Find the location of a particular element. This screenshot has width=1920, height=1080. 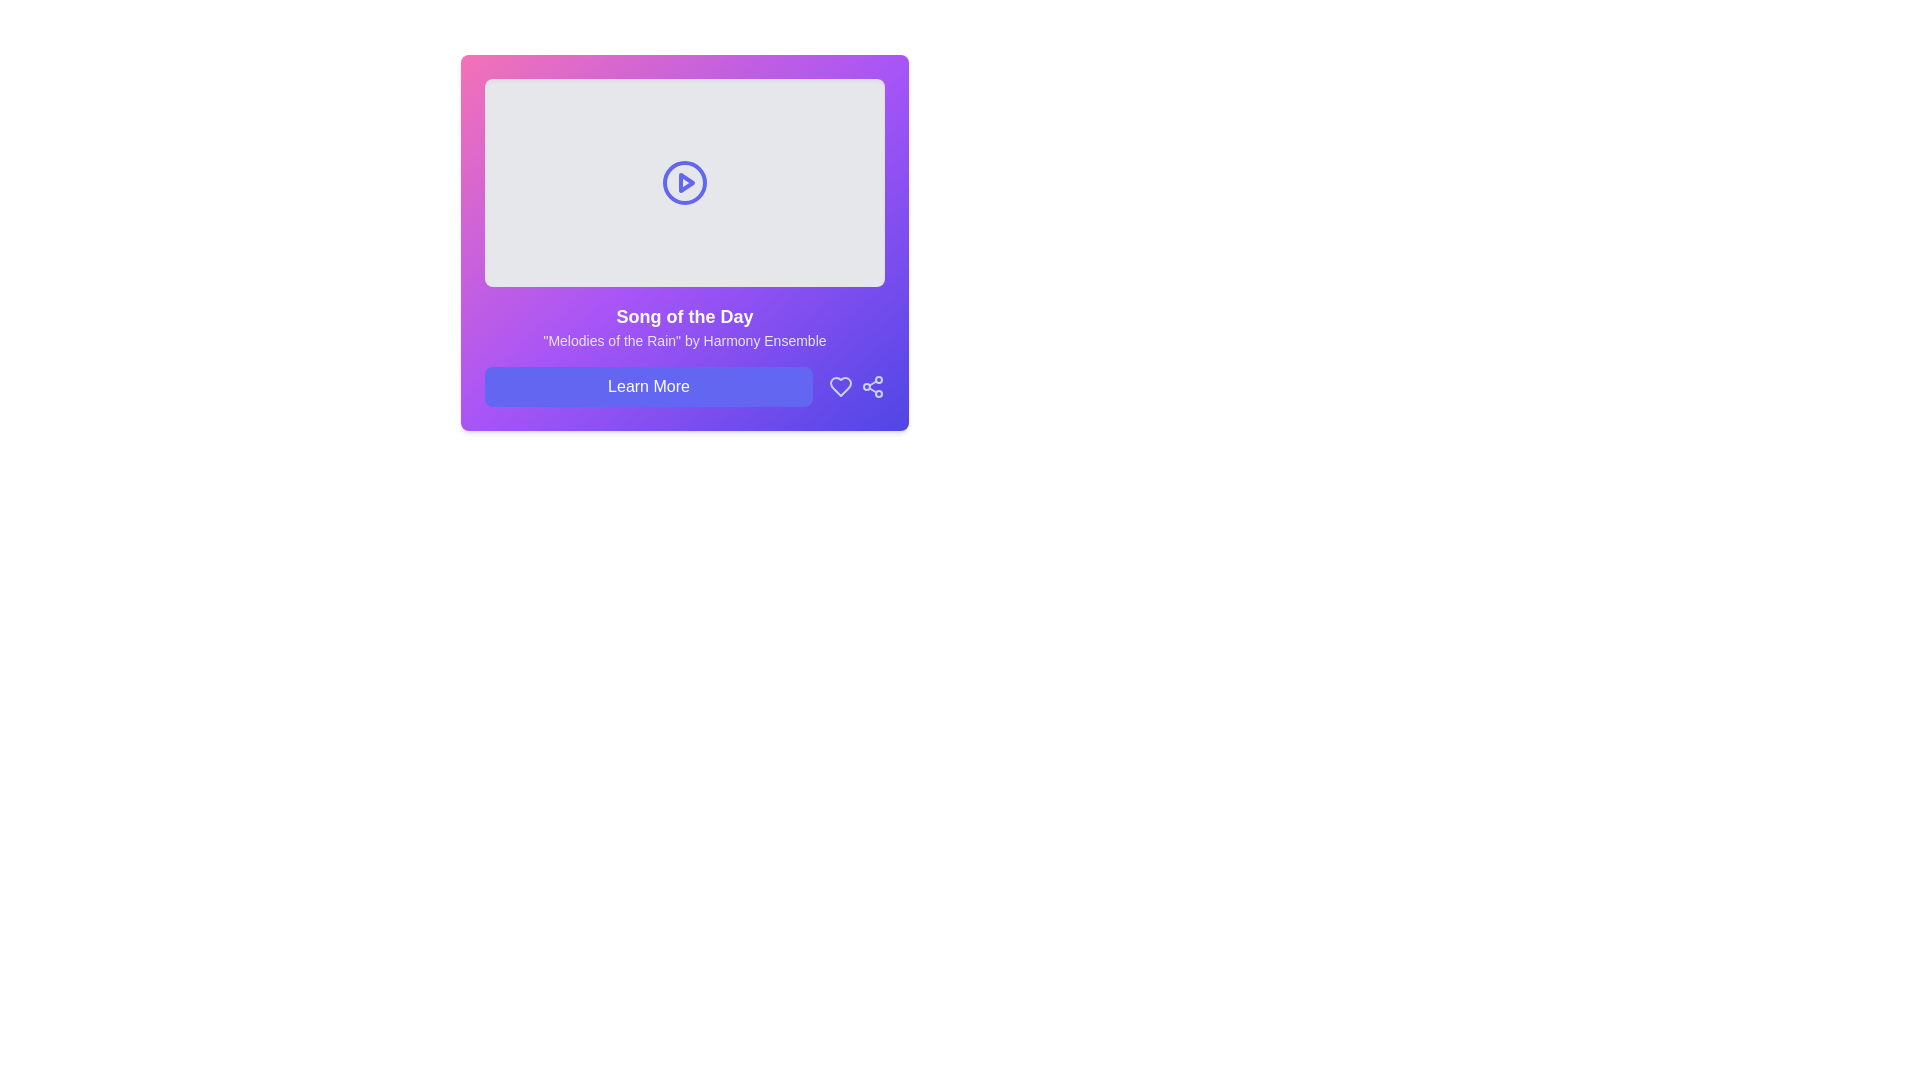

the outer circle of the play button icon located in the multimedia preview section of the 'Song of the Day' card is located at coordinates (685, 182).